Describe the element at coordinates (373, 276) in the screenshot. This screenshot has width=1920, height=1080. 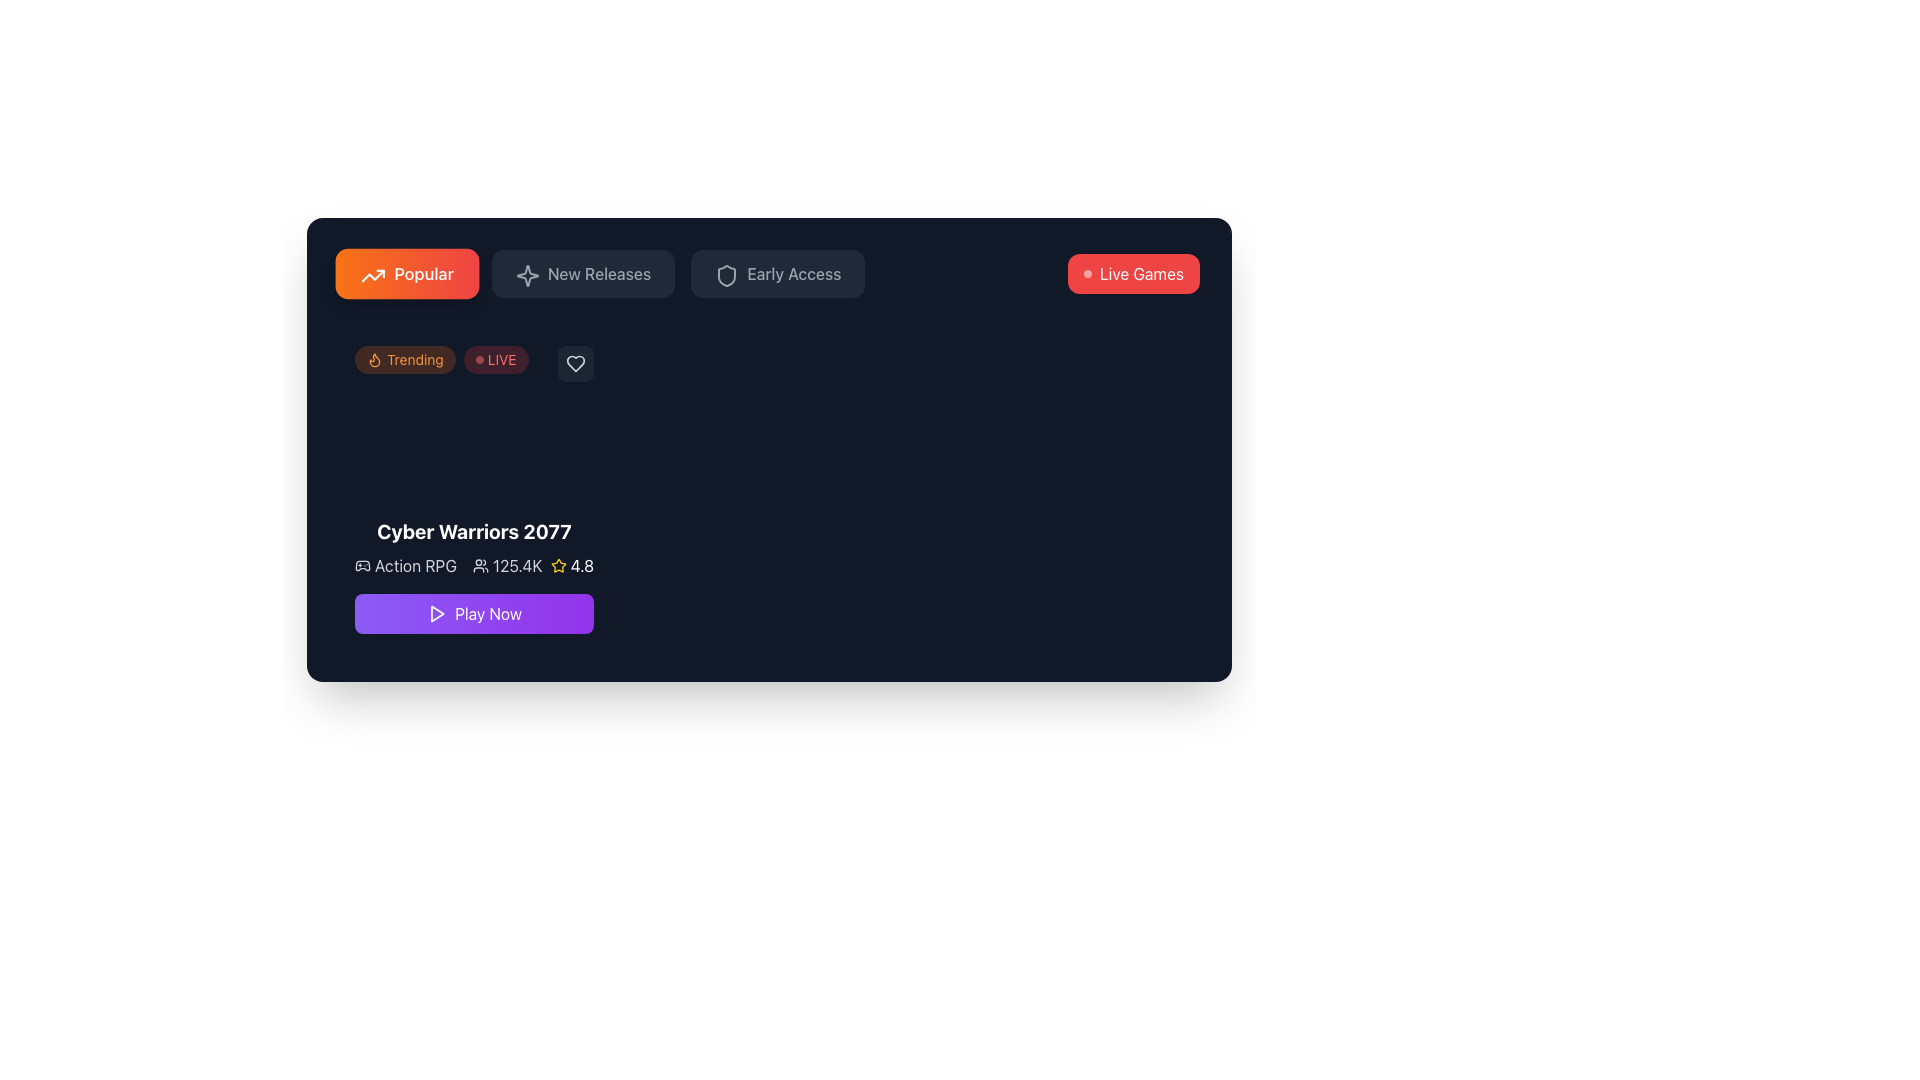
I see `the graphical icon of the upward trending arrow embedded in the orange 'Popular' button to interact with it` at that location.